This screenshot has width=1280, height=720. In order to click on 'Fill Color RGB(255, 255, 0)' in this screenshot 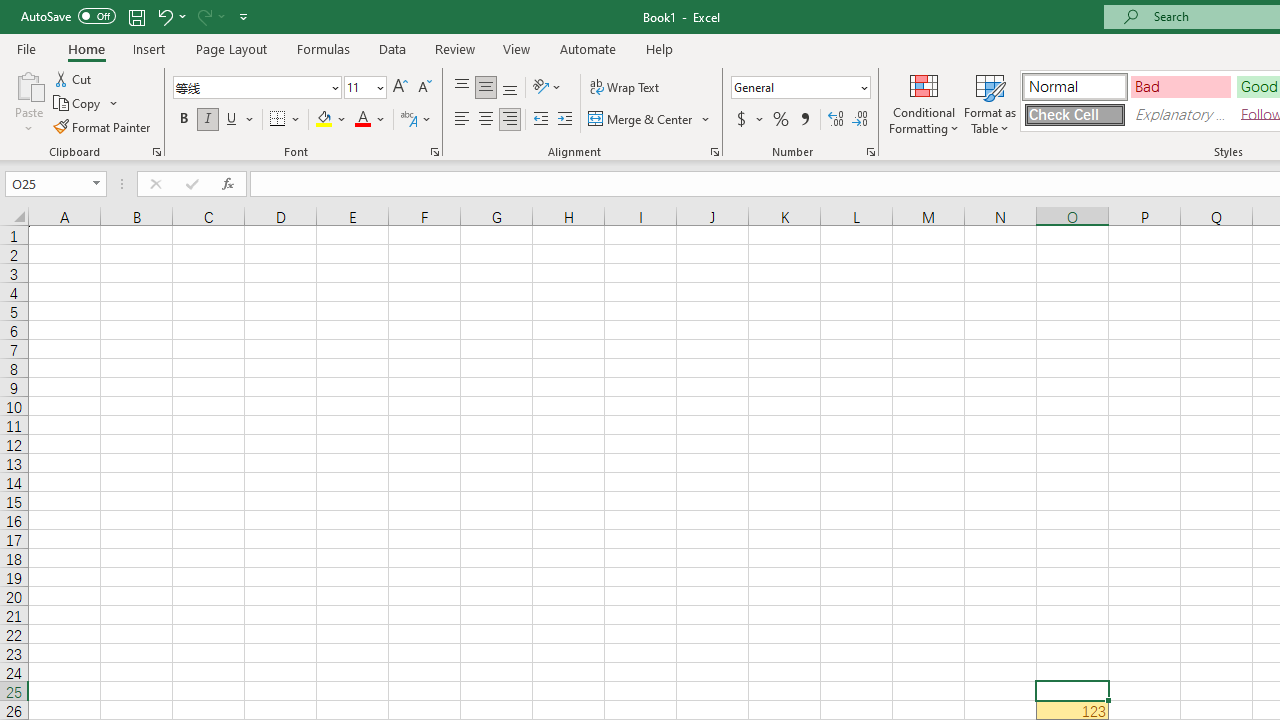, I will do `click(324, 119)`.